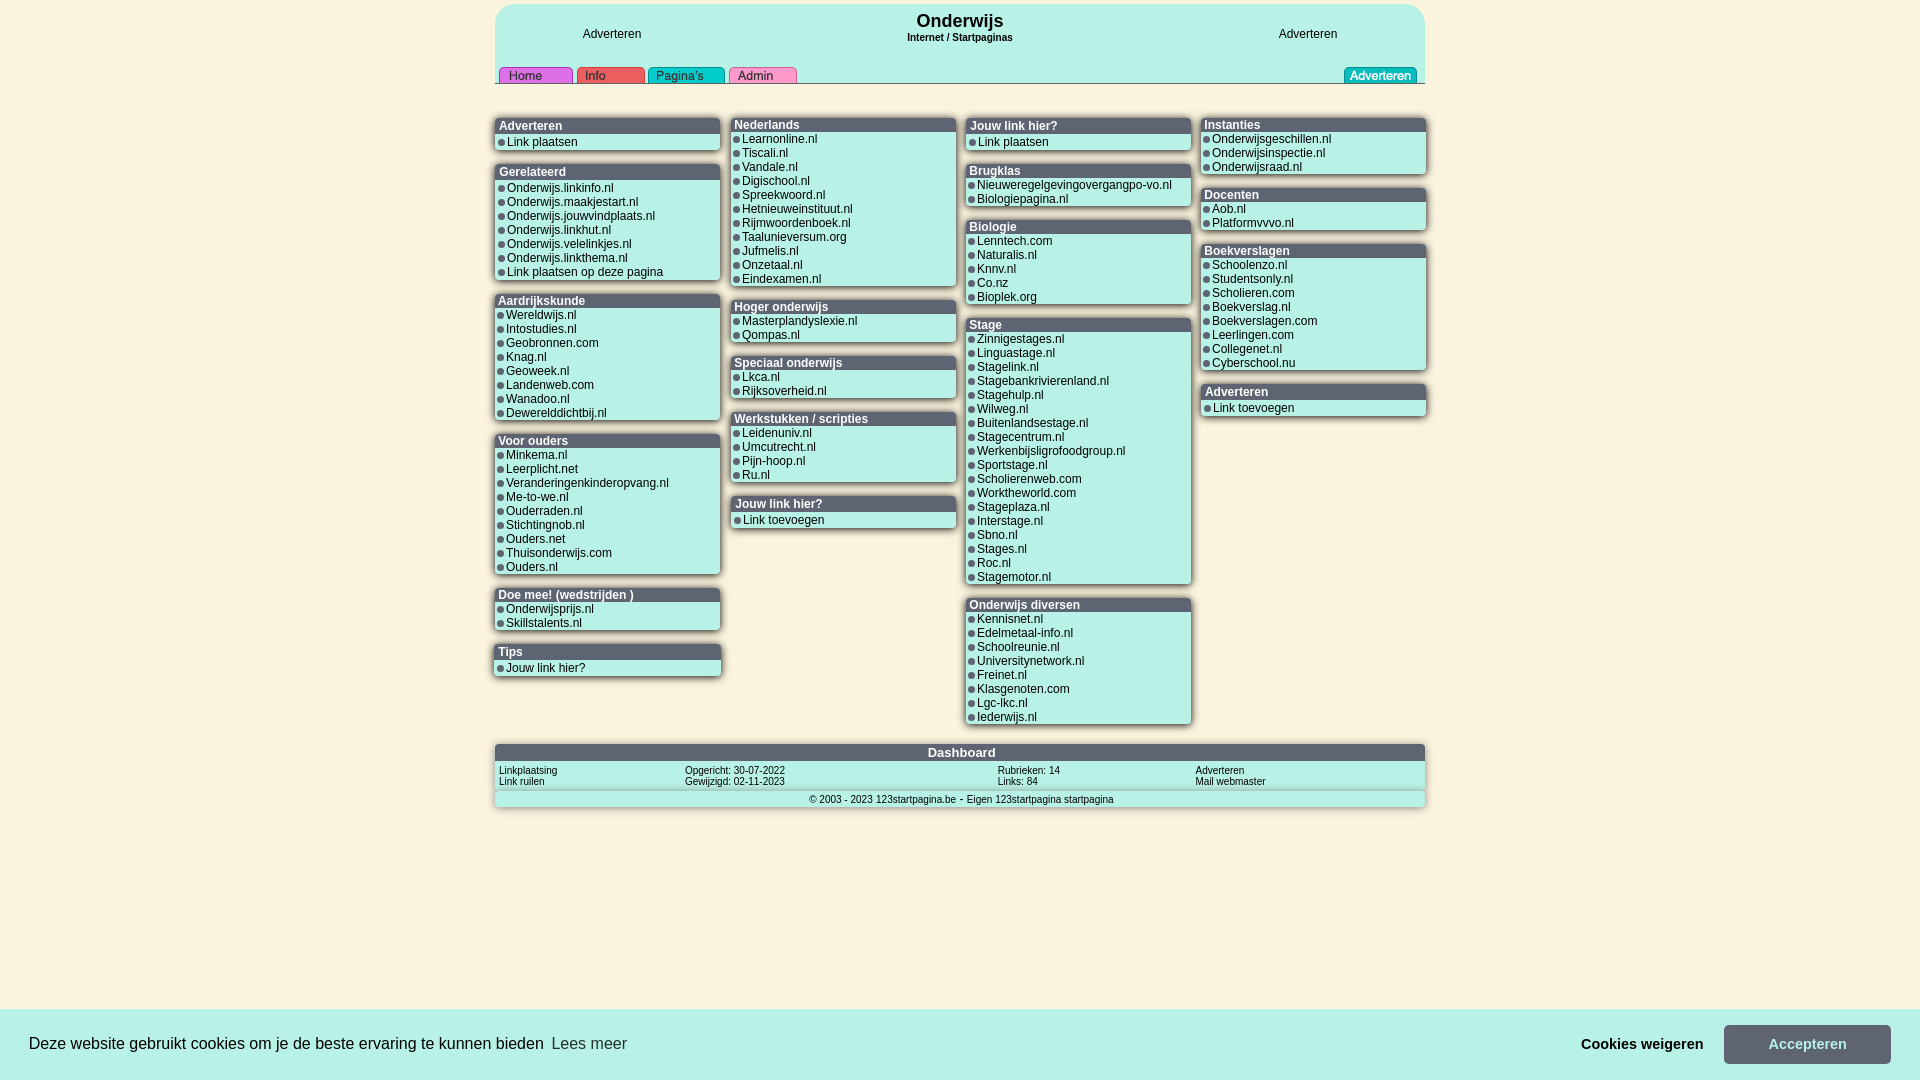 The width and height of the screenshot is (1920, 1080). Describe the element at coordinates (543, 622) in the screenshot. I see `'Skillstalents.nl'` at that location.